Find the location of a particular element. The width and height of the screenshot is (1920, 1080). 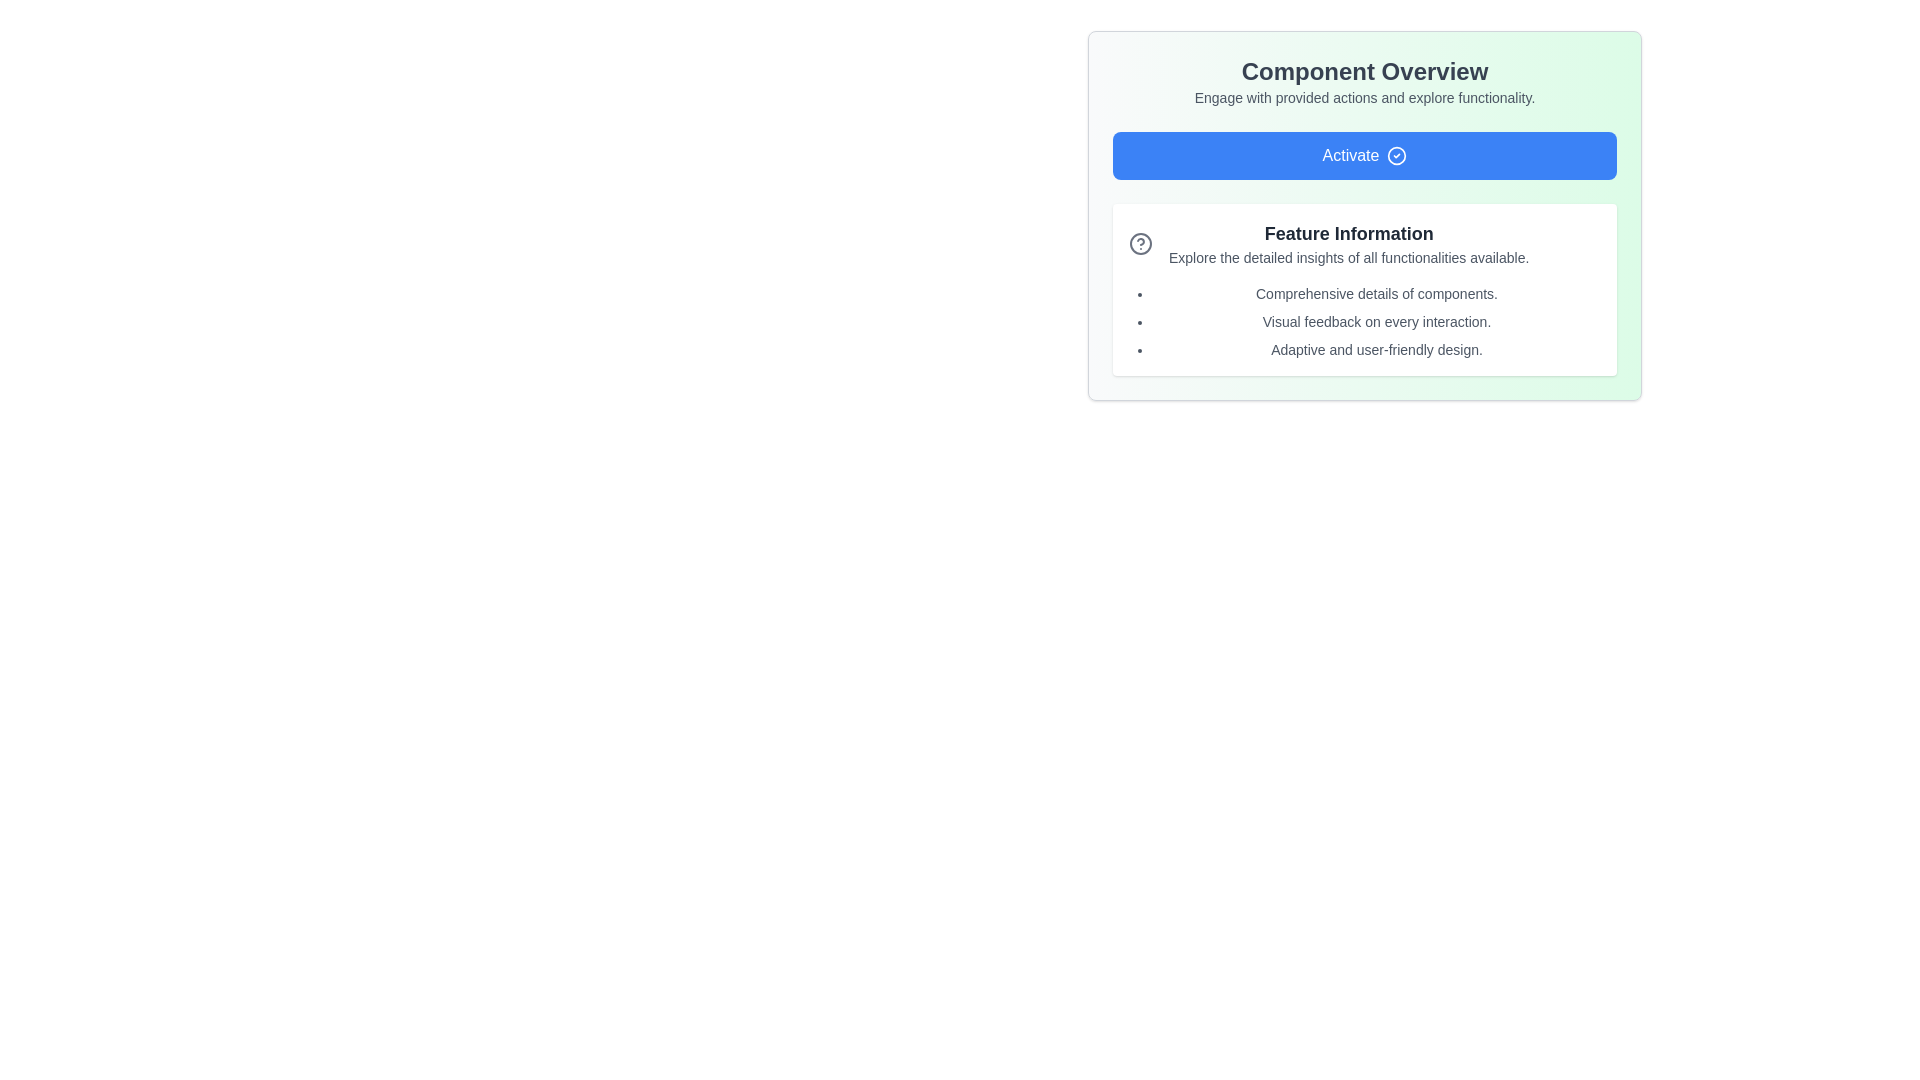

text content 'Visual feedback on every interaction.' which is the second bullet point in the list under 'Feature Information' in the 'Component Overview' panel is located at coordinates (1376, 320).